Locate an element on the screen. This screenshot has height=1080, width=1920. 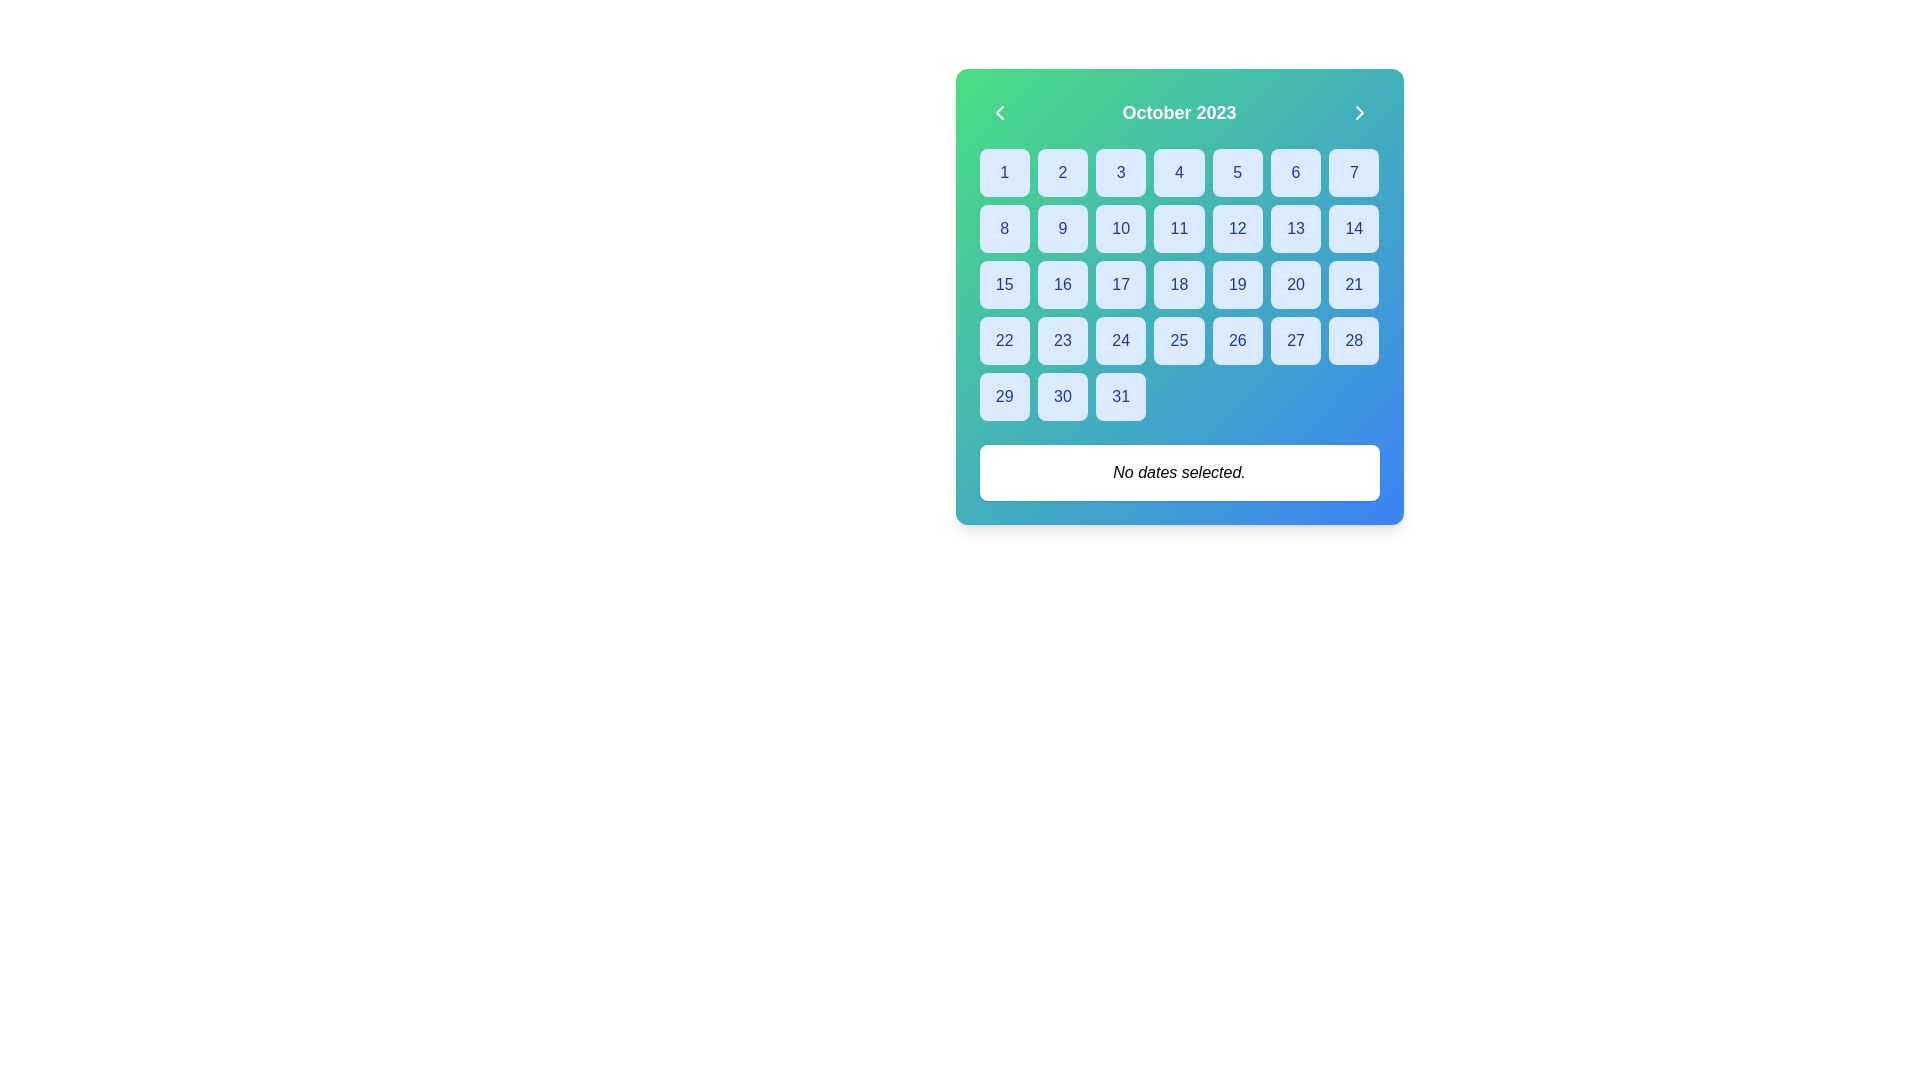
the button displaying the bold blue number '6' with a light blue background is located at coordinates (1296, 172).